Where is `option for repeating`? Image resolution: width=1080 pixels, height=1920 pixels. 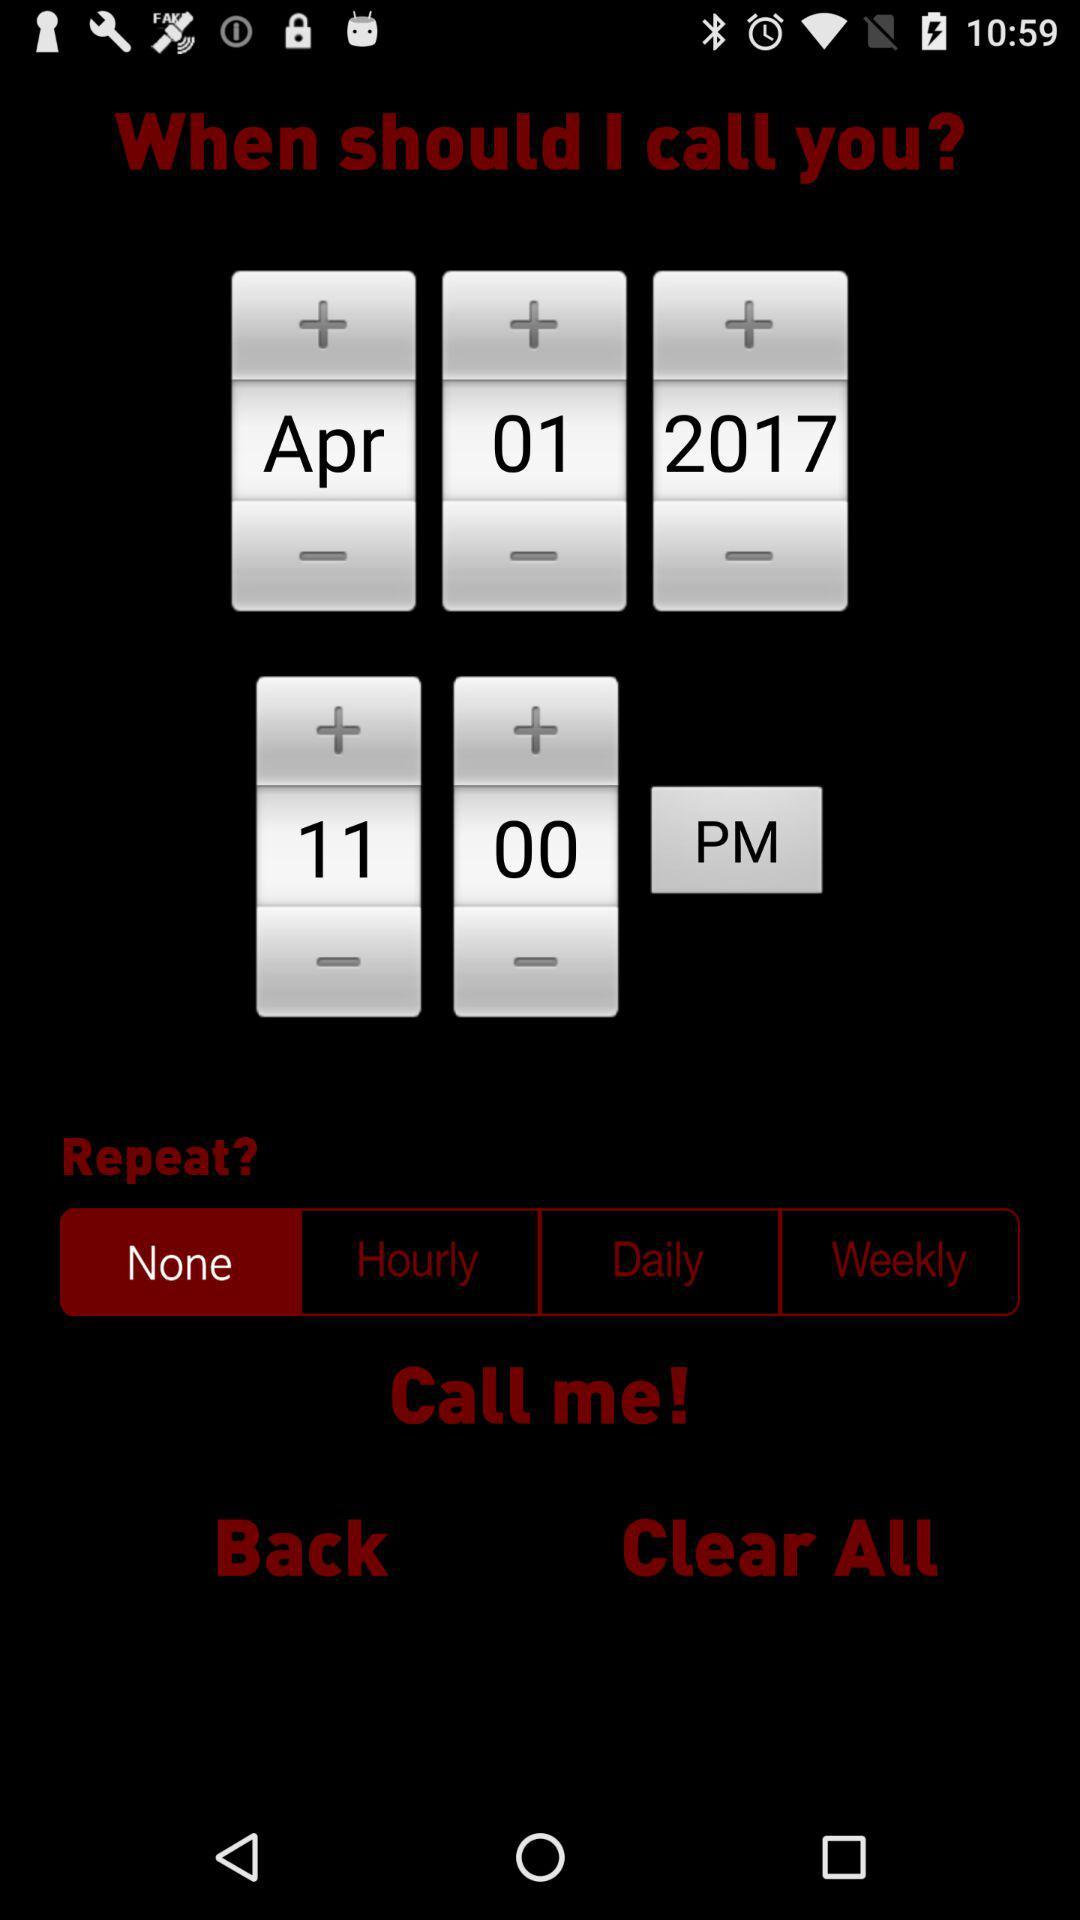
option for repeating is located at coordinates (180, 1261).